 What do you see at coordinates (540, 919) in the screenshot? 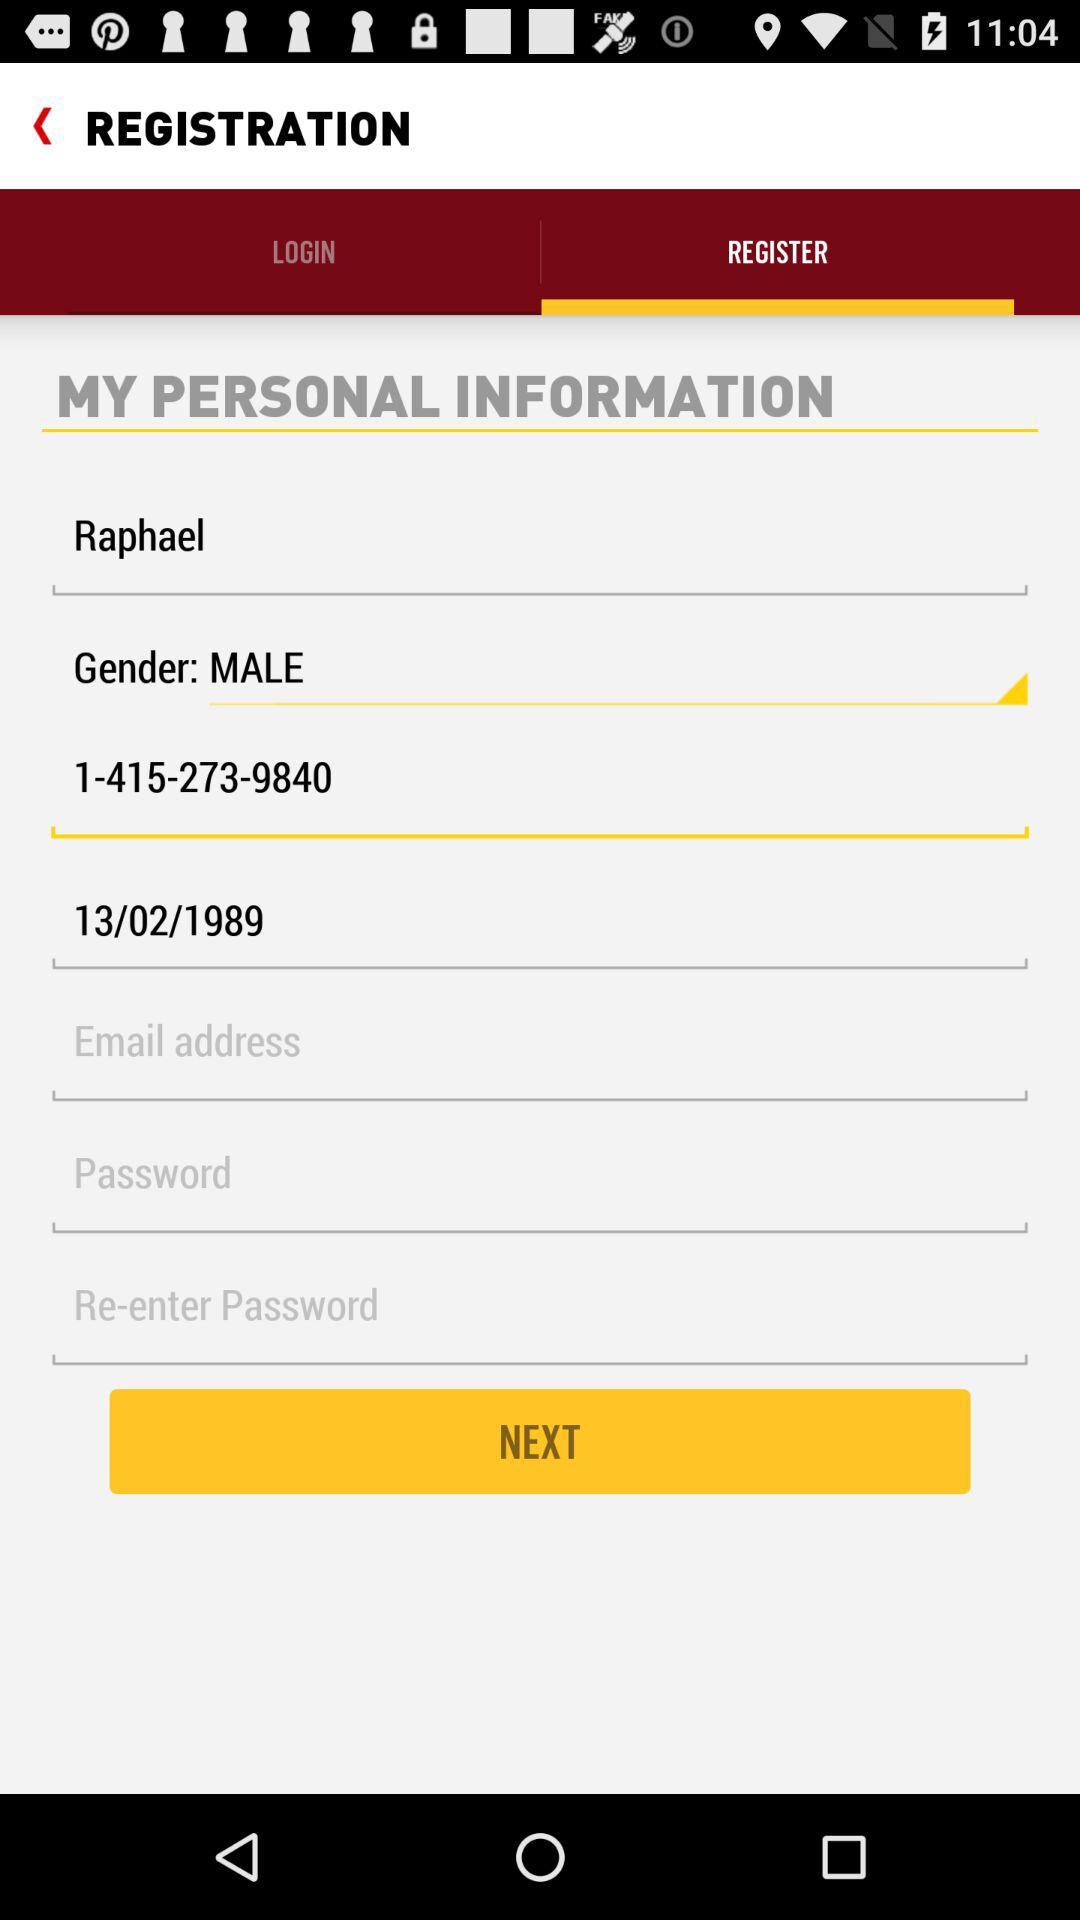
I see `the icon below the 1 415 273` at bounding box center [540, 919].